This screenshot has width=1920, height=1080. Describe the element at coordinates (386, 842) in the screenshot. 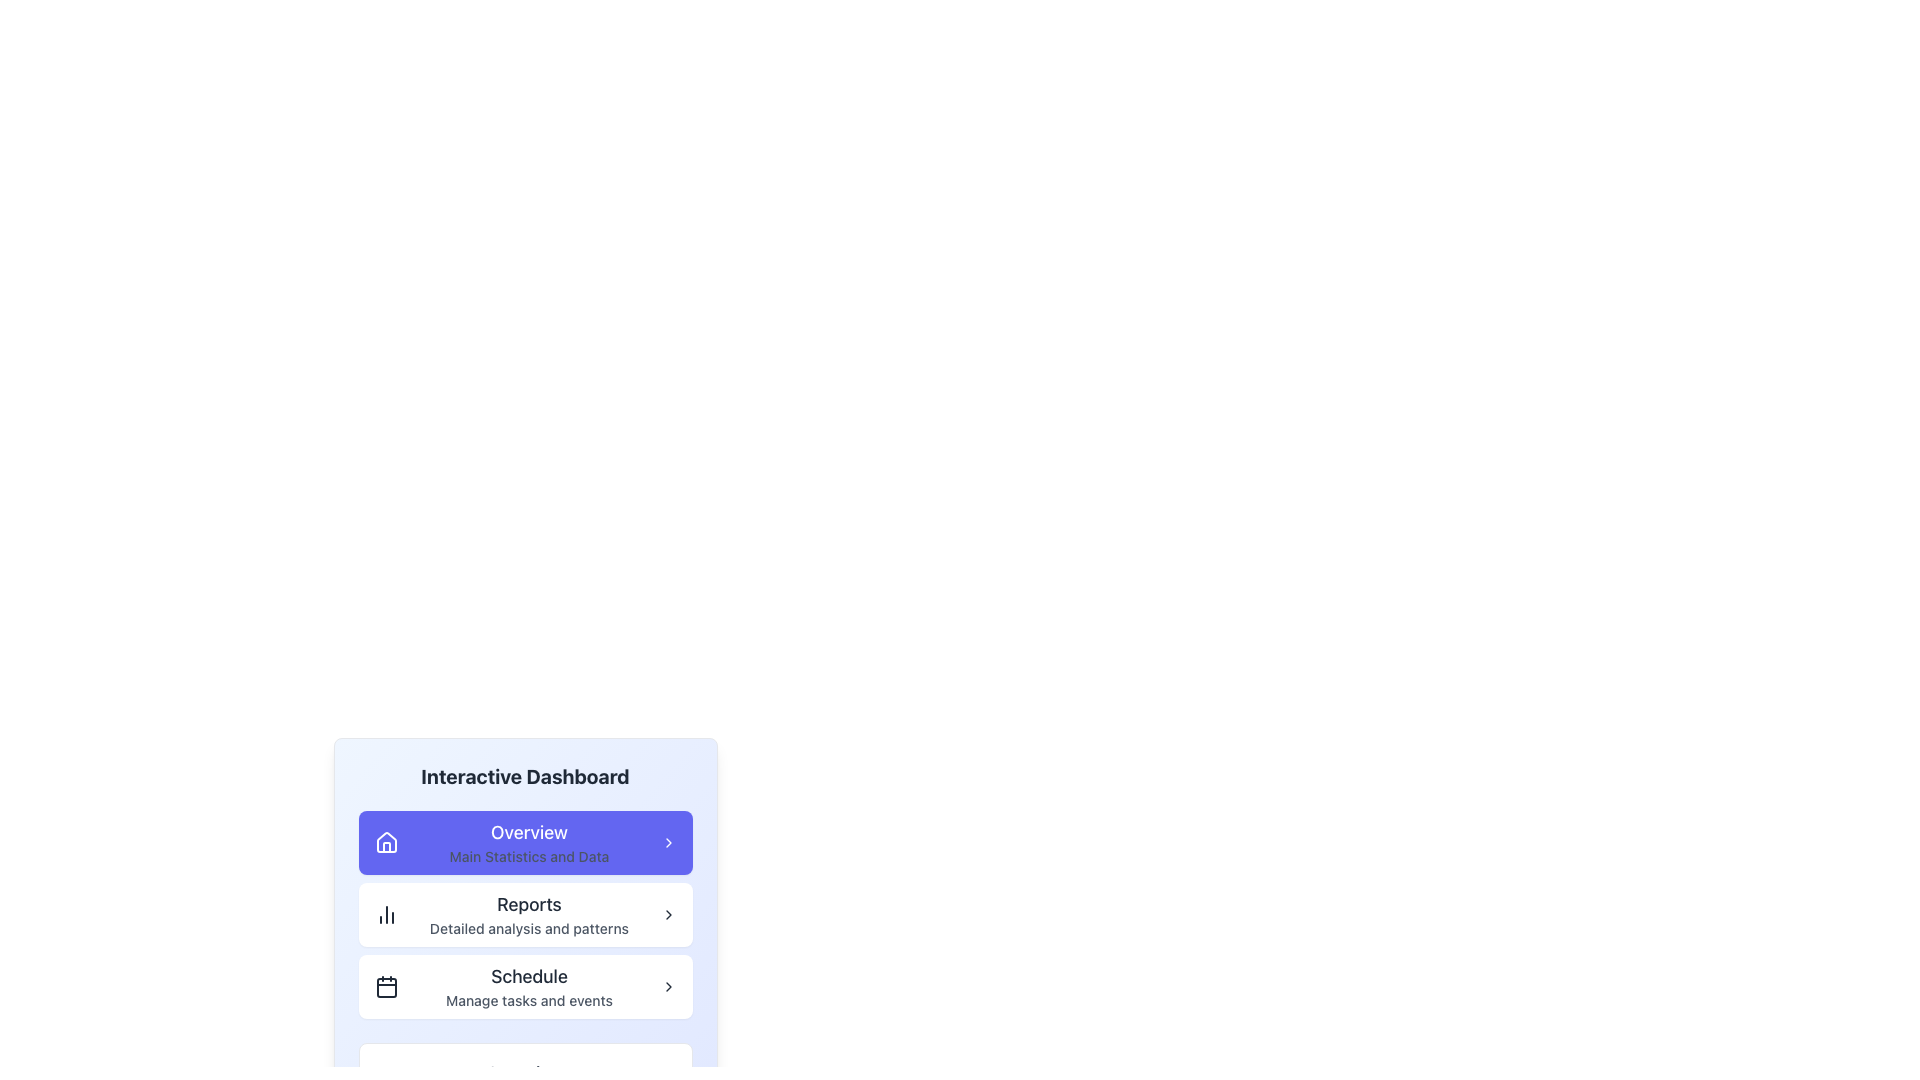

I see `the house icon located to the left of the 'Overview' text in the navigation menu` at that location.